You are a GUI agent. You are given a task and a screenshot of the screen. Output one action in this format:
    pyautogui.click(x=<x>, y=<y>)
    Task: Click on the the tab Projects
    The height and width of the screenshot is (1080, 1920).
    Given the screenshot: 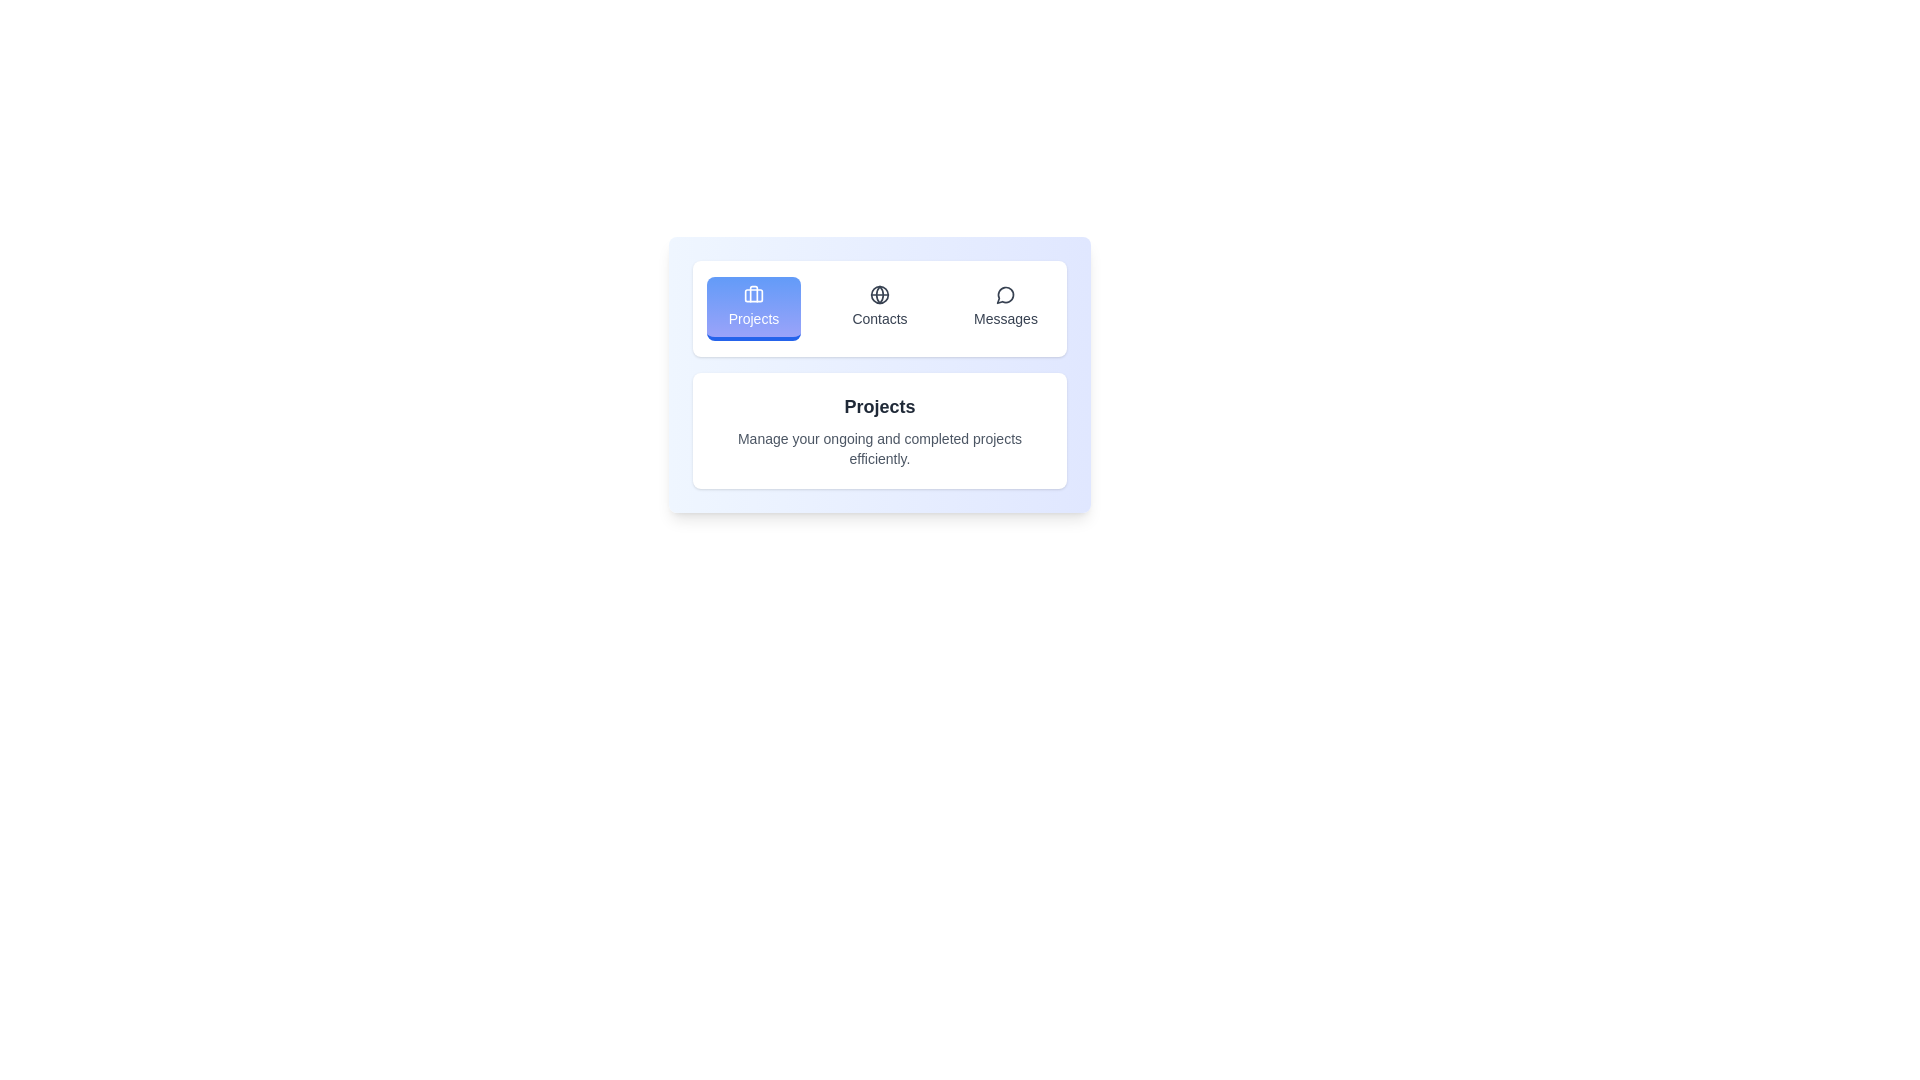 What is the action you would take?
    pyautogui.click(x=752, y=308)
    